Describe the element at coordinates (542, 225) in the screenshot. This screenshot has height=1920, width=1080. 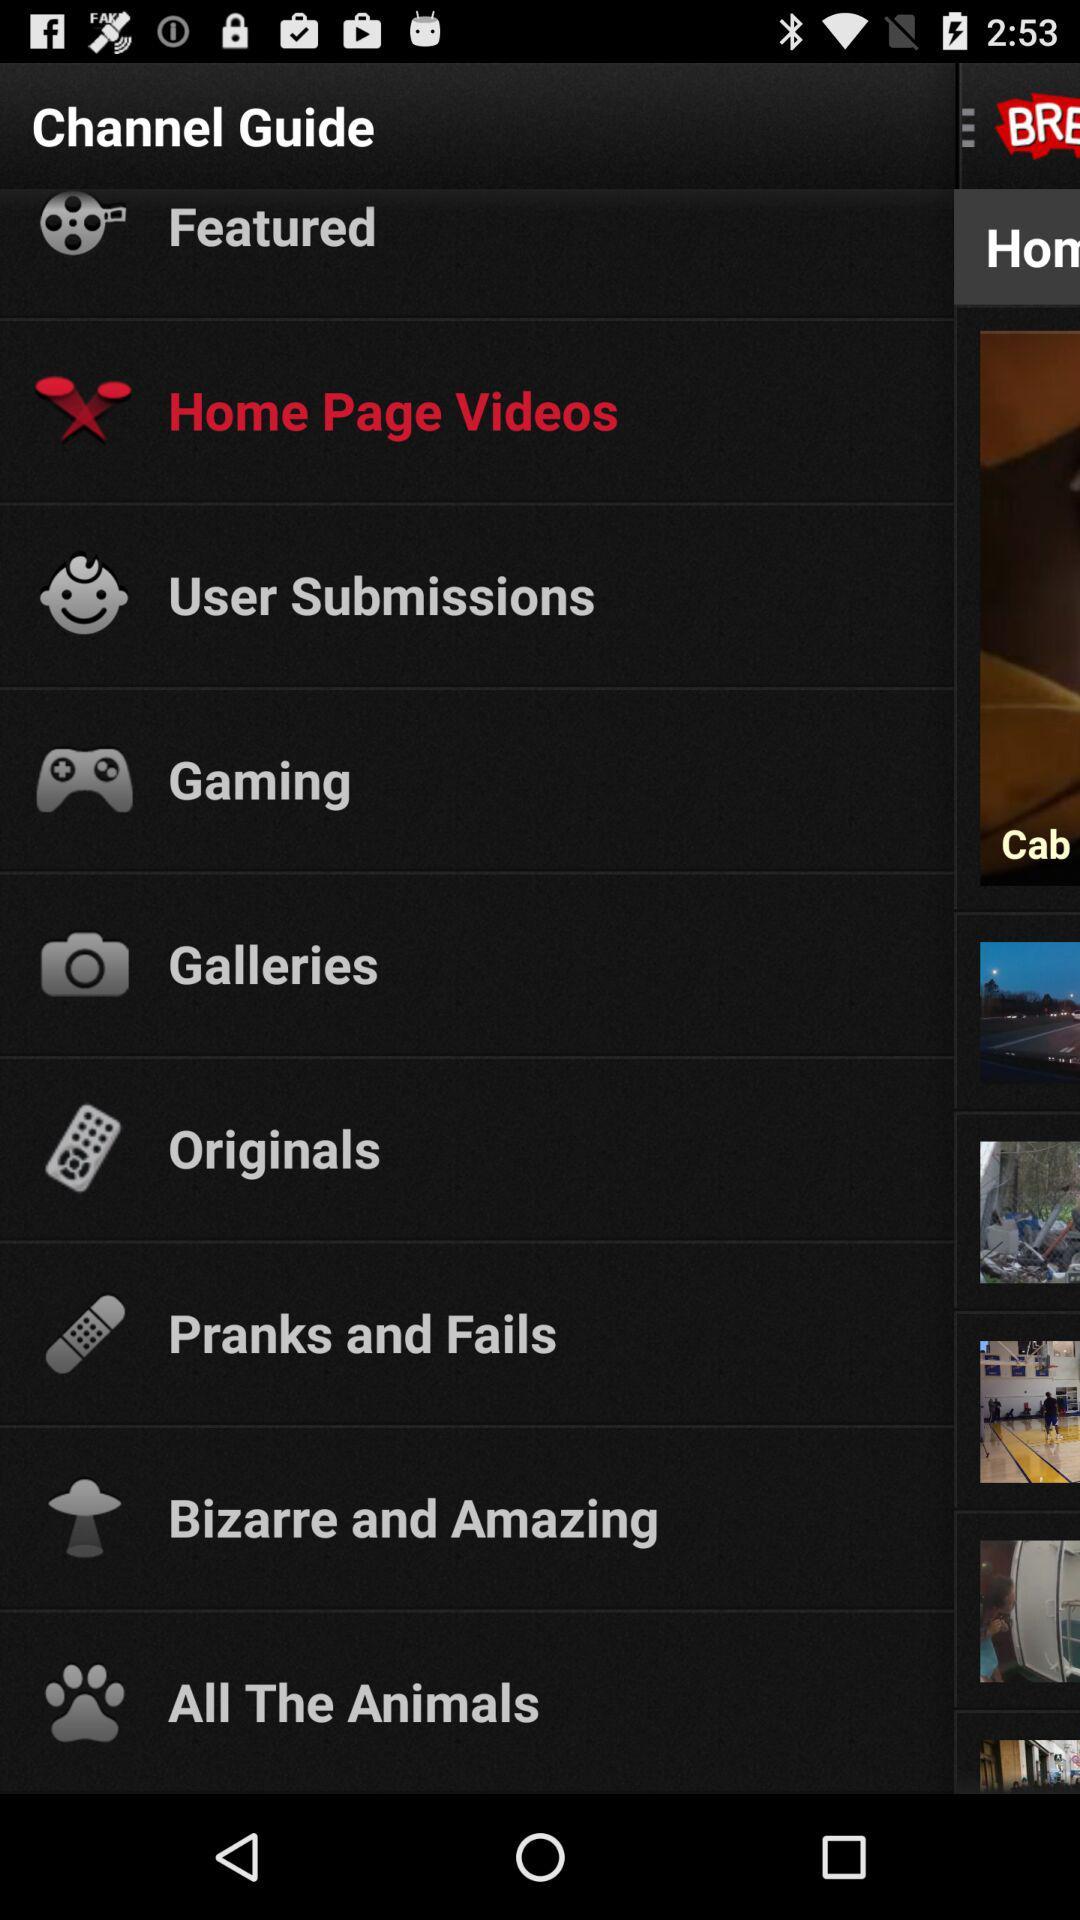
I see `icon below the channel guide app` at that location.